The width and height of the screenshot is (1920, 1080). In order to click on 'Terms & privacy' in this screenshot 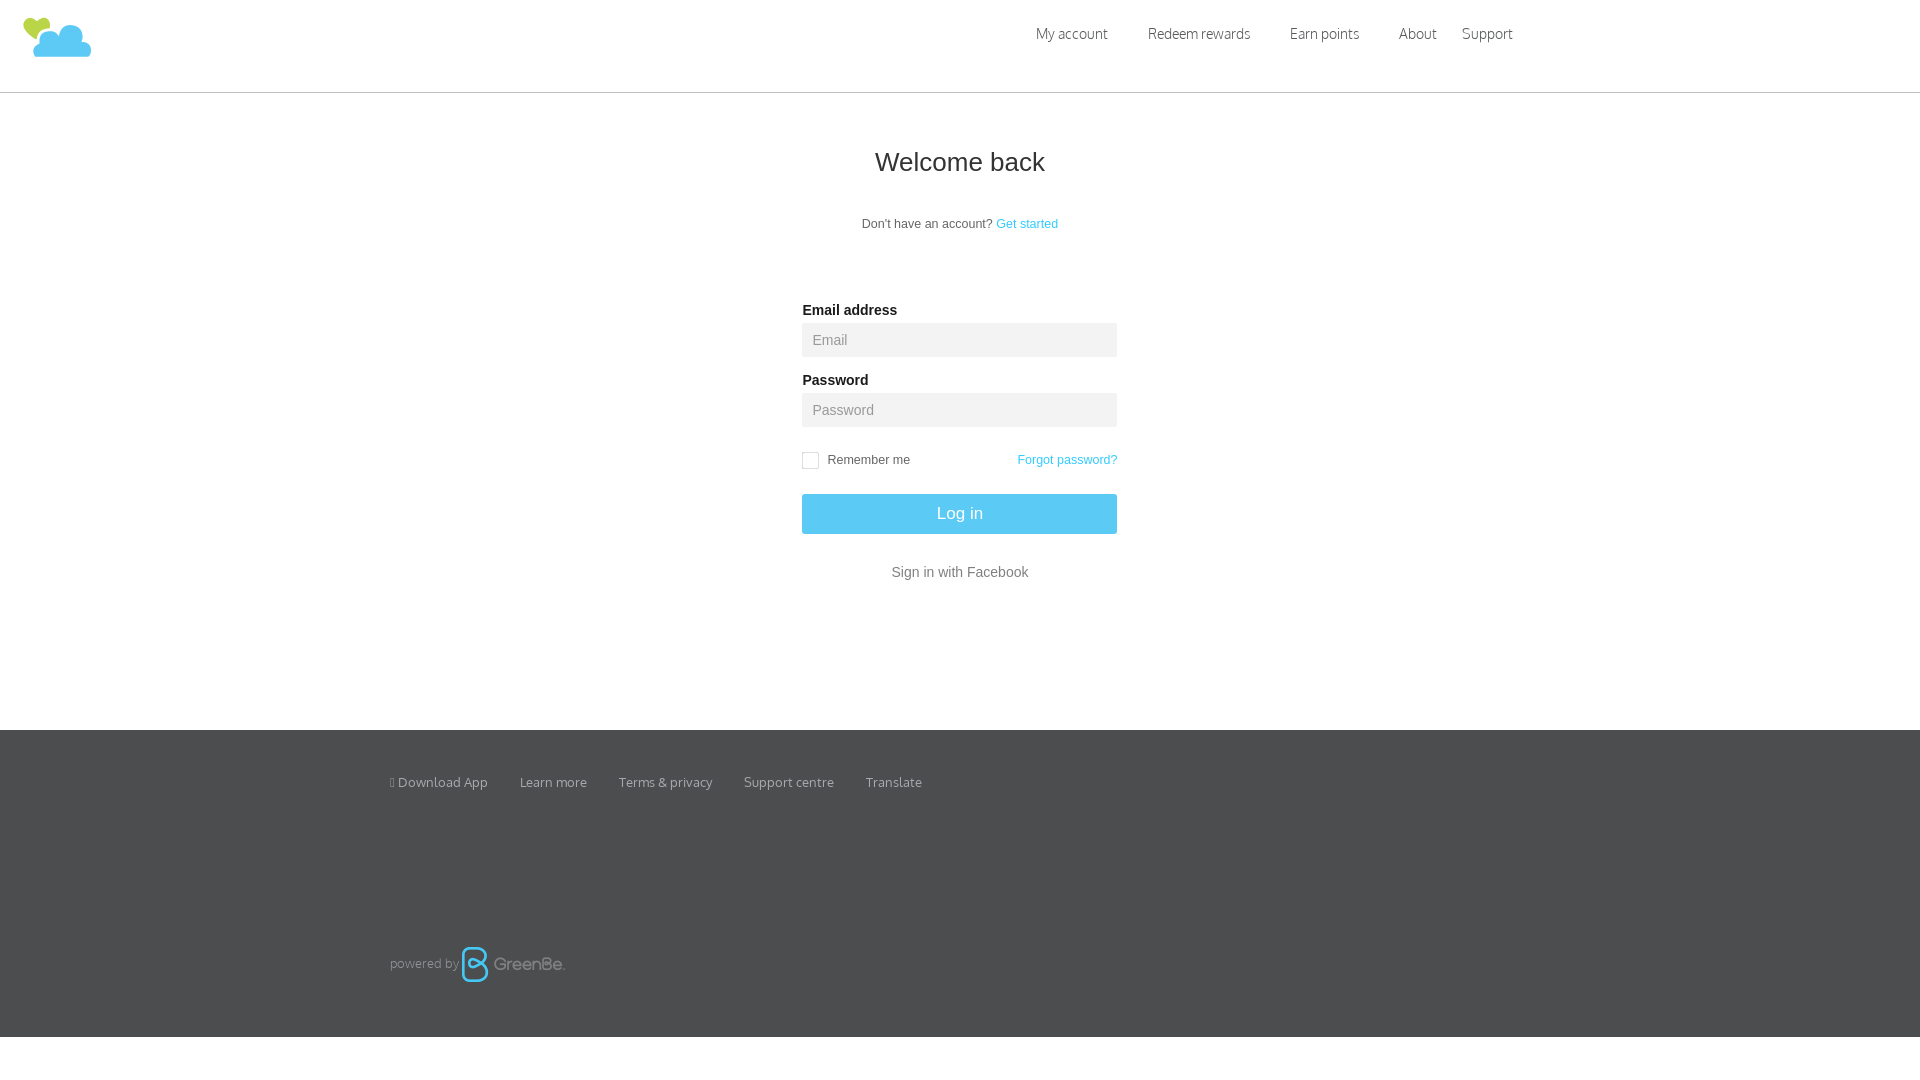, I will do `click(665, 781)`.